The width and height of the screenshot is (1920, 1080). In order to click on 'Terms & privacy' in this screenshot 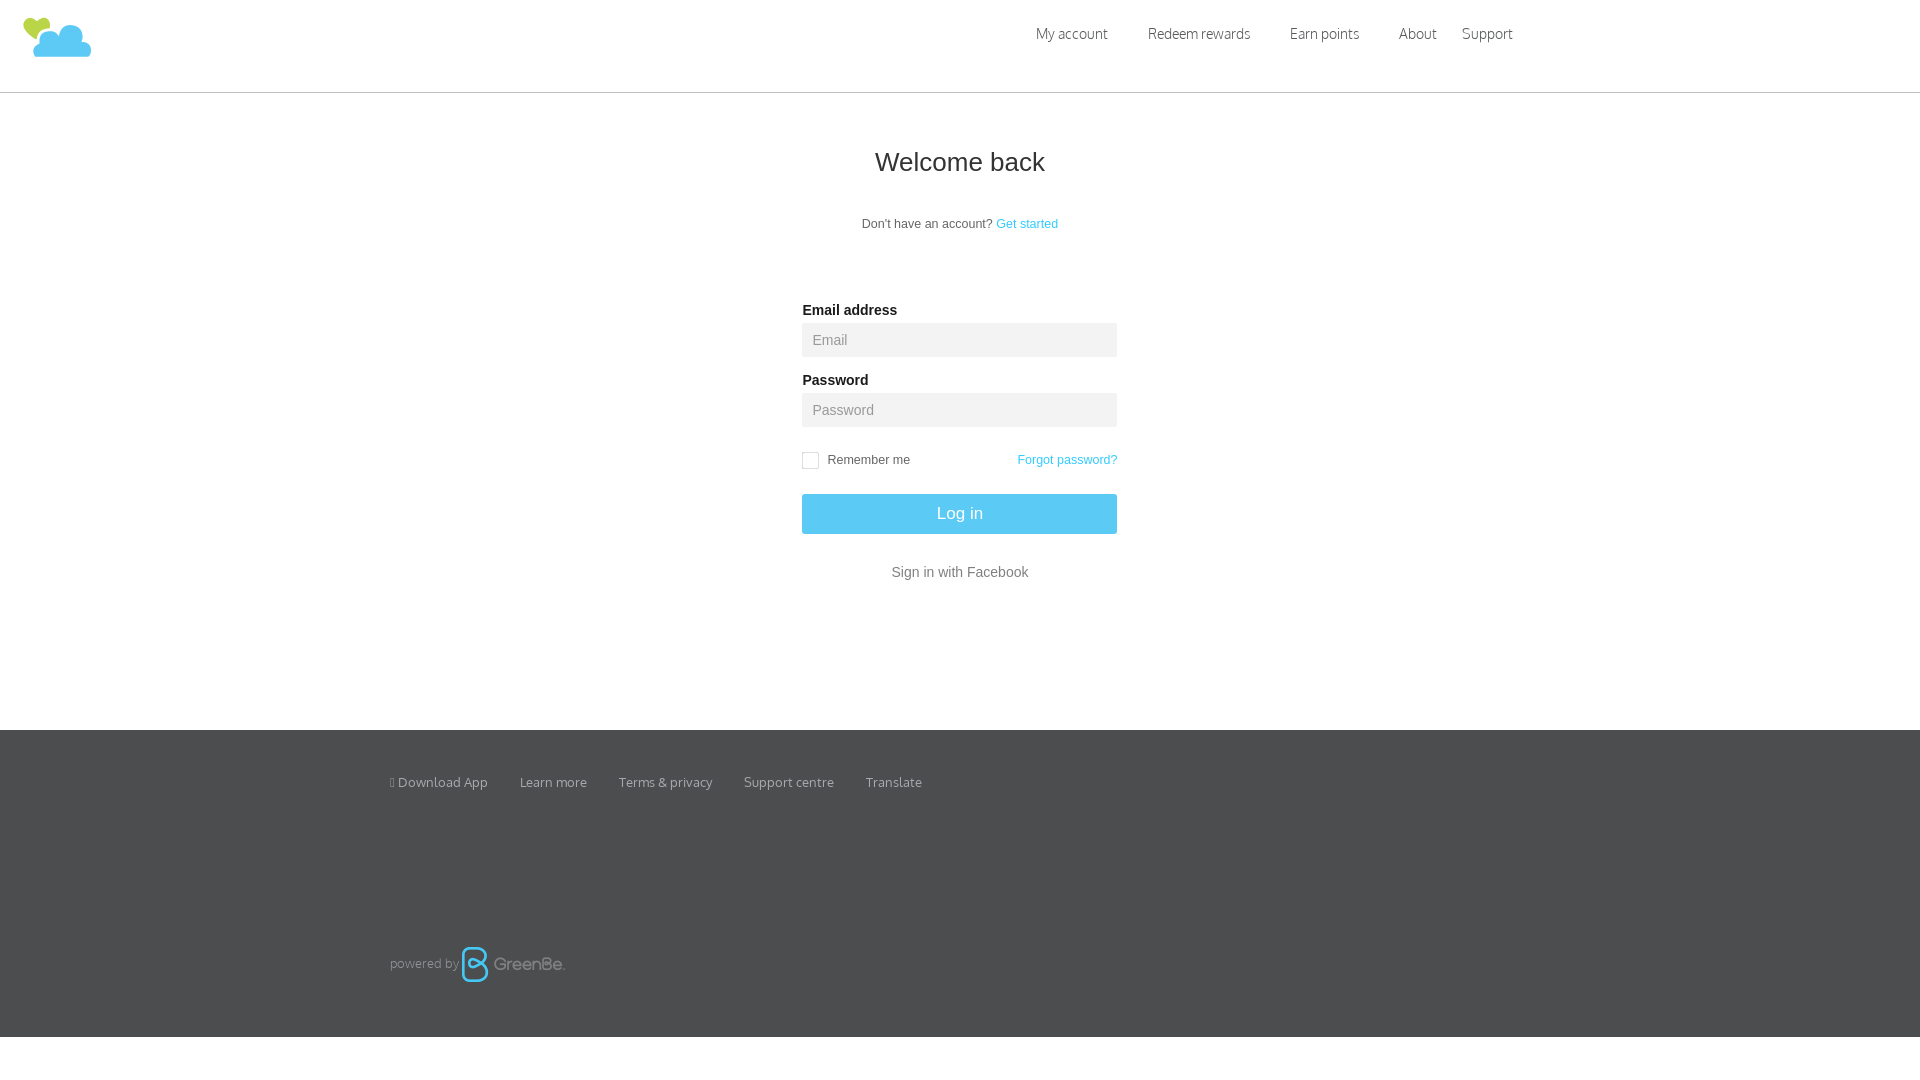, I will do `click(665, 781)`.